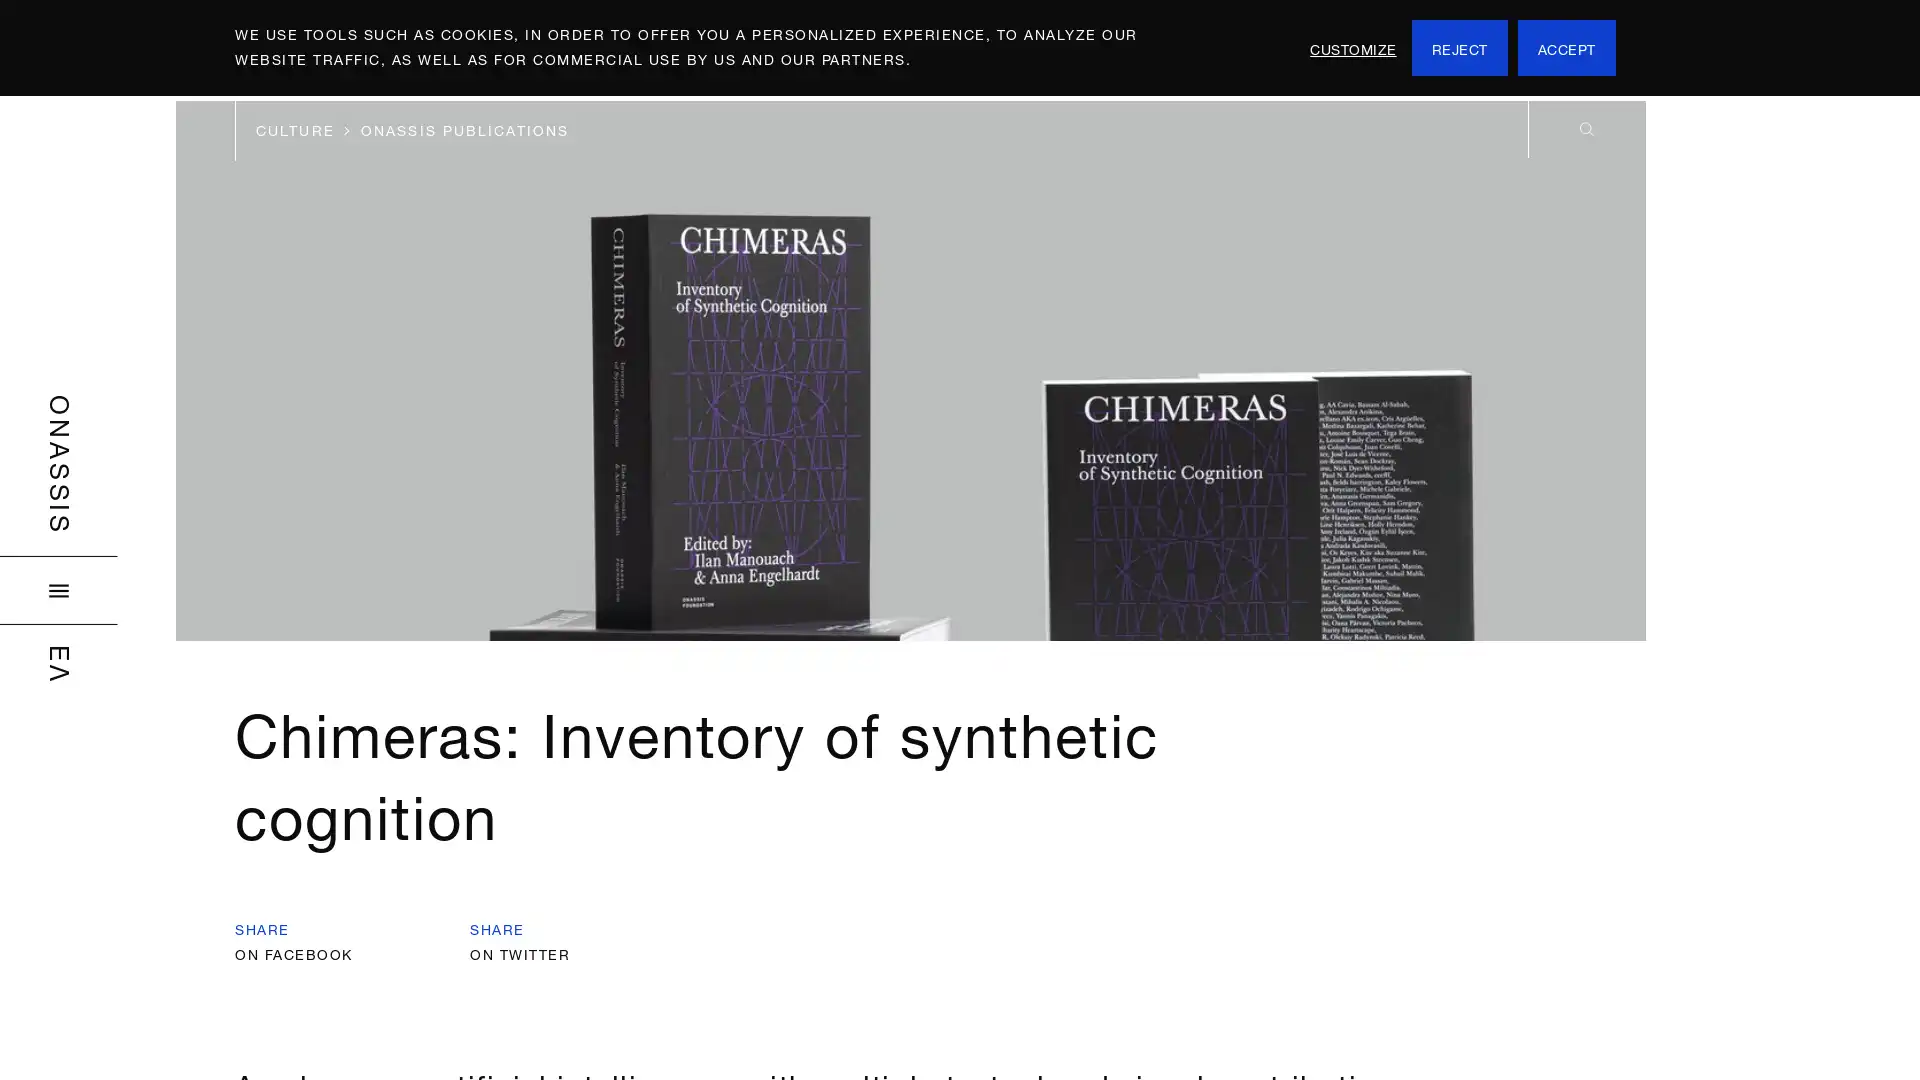  I want to click on CUSTOMIZE, so click(1353, 46).